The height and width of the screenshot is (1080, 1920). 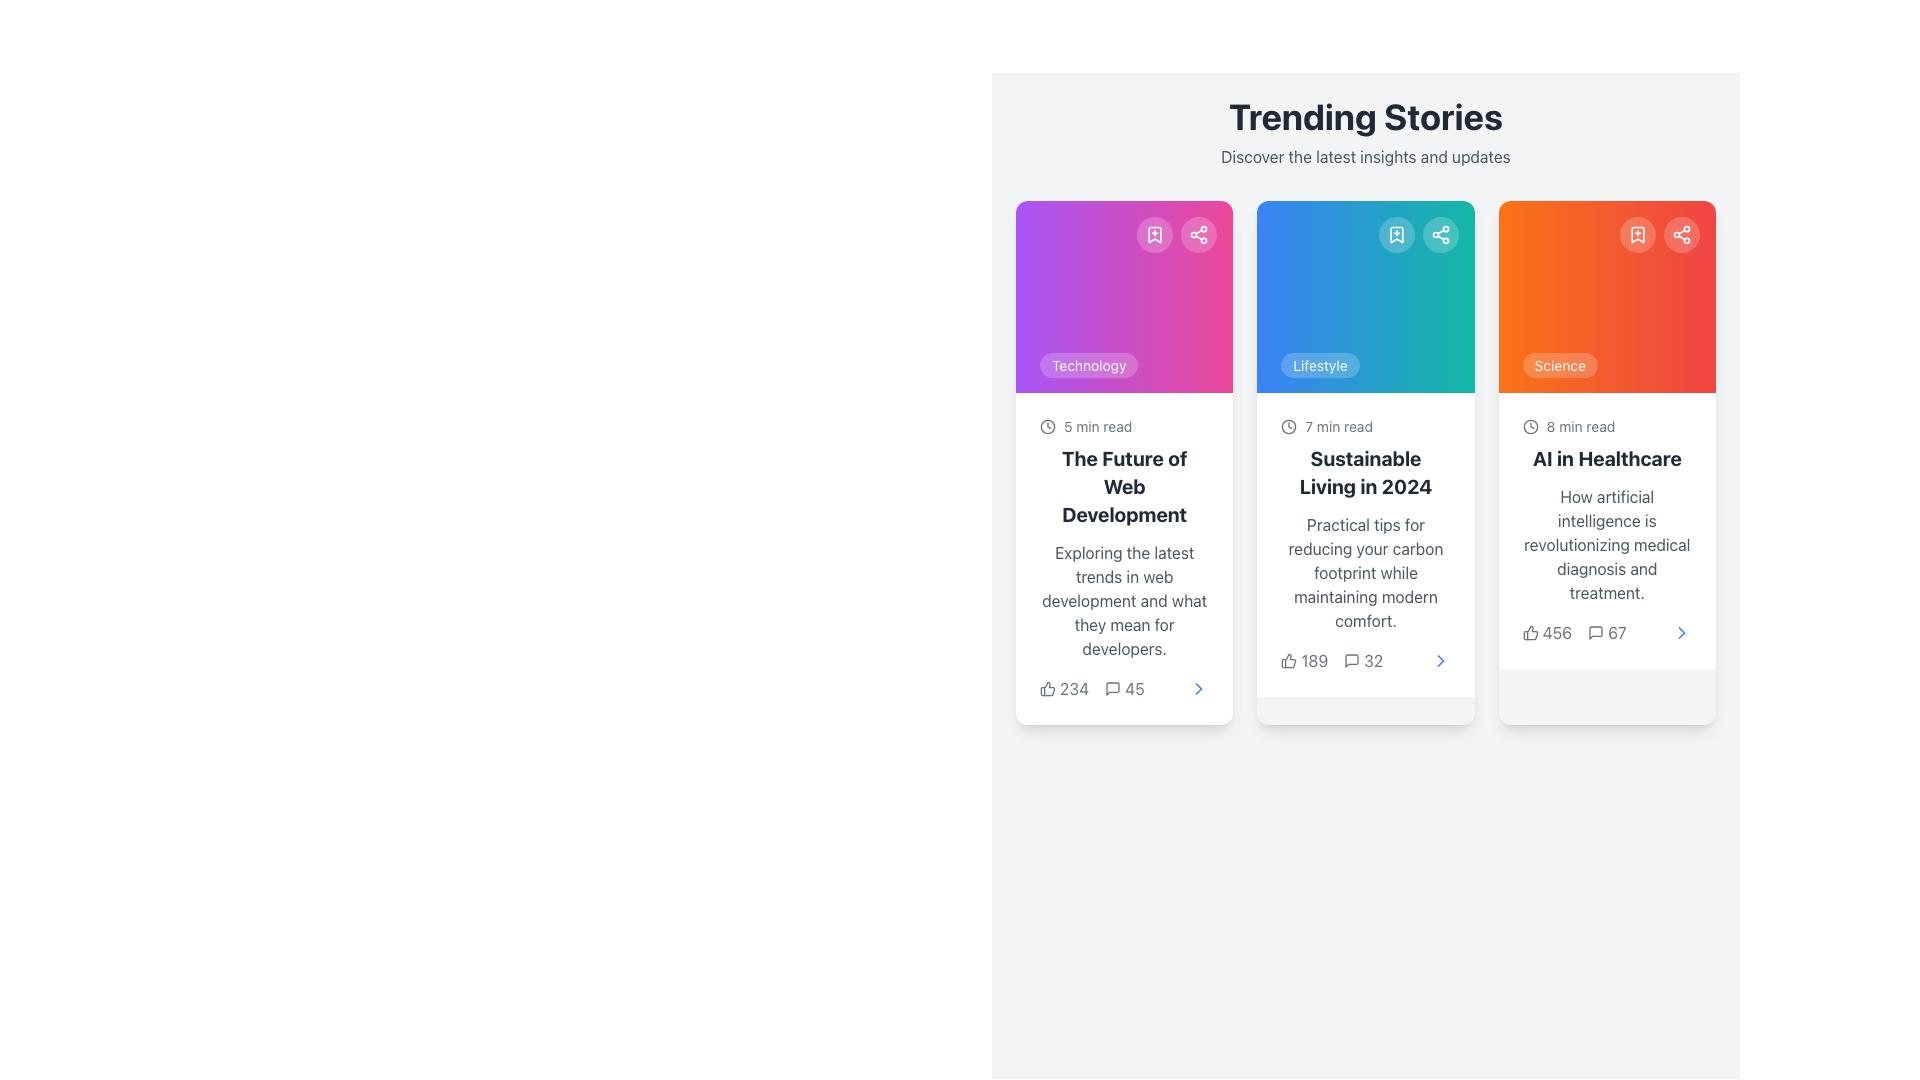 What do you see at coordinates (1595, 632) in the screenshot?
I see `the small chat bubble icon representing the comment feature, located to the left of the numerical indicator ('67') in the 'AI in Healthcare' section` at bounding box center [1595, 632].